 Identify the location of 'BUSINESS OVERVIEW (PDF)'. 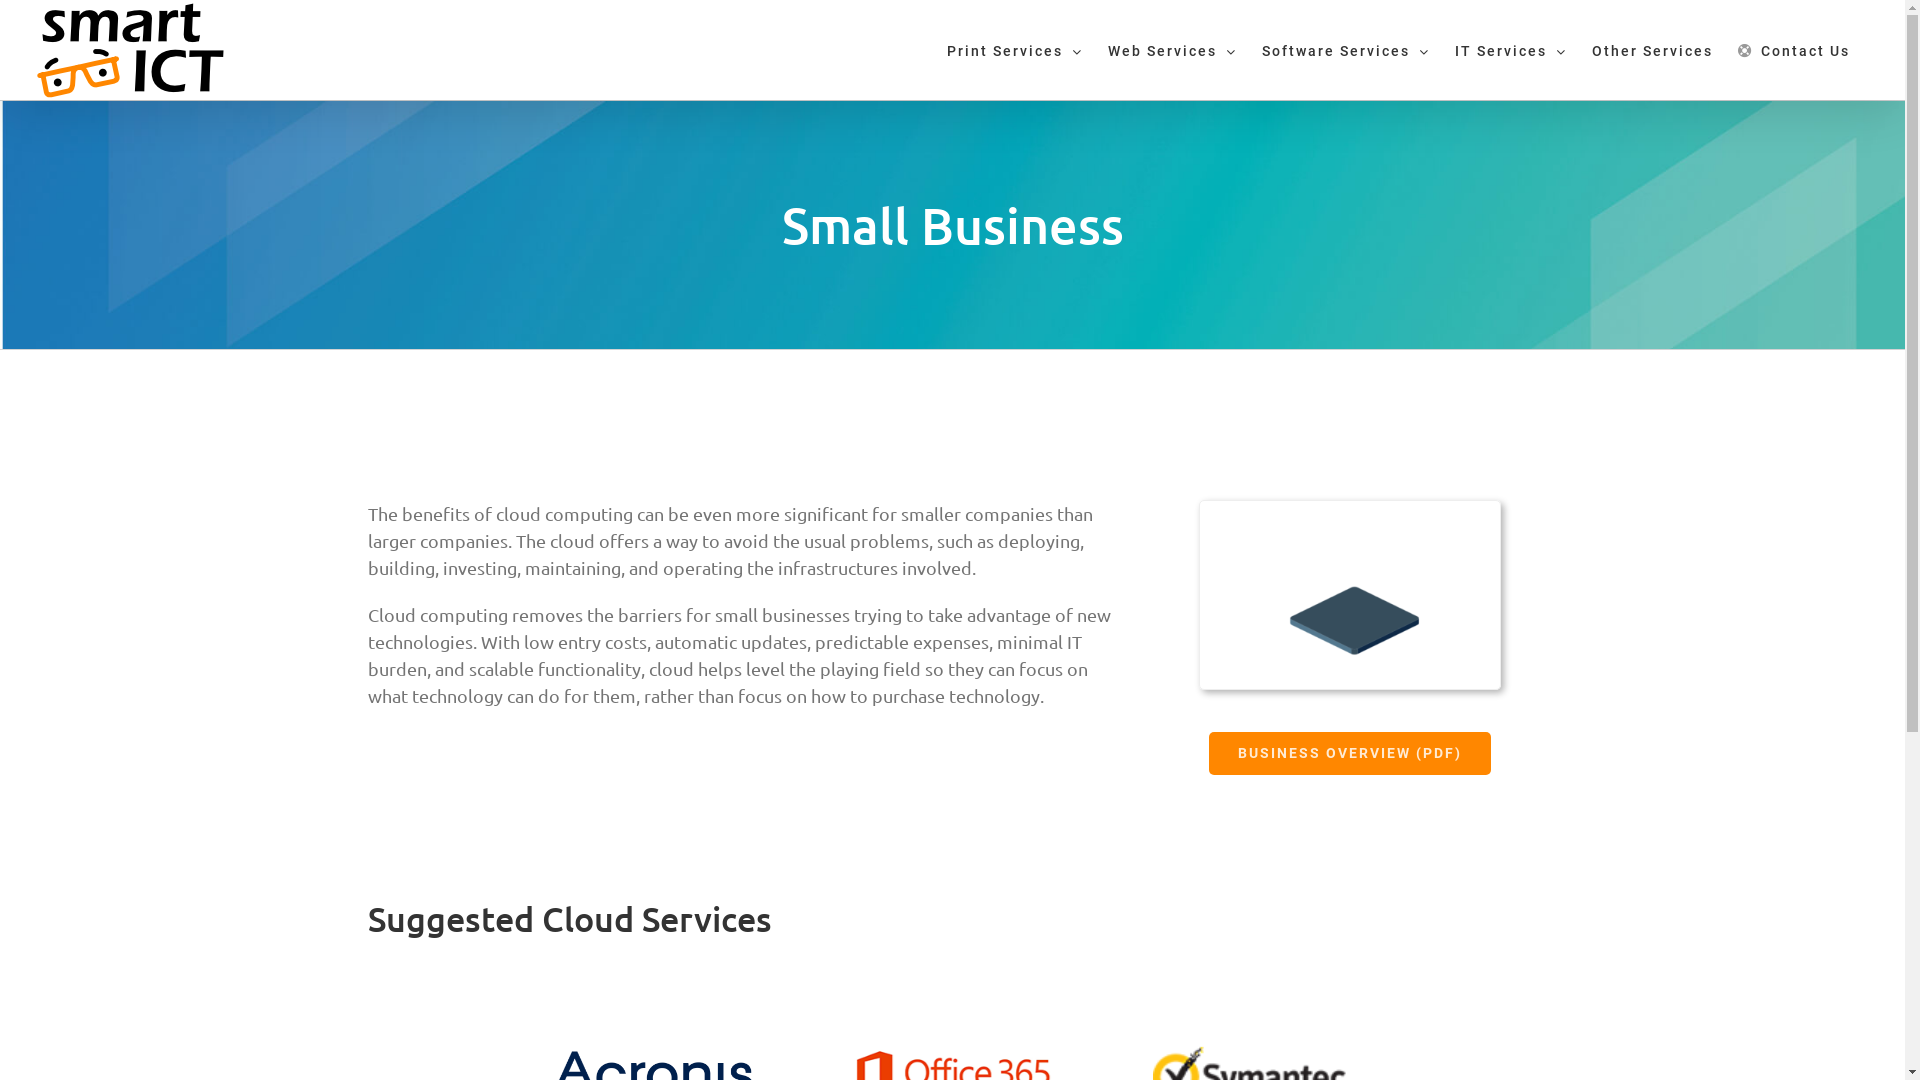
(1349, 753).